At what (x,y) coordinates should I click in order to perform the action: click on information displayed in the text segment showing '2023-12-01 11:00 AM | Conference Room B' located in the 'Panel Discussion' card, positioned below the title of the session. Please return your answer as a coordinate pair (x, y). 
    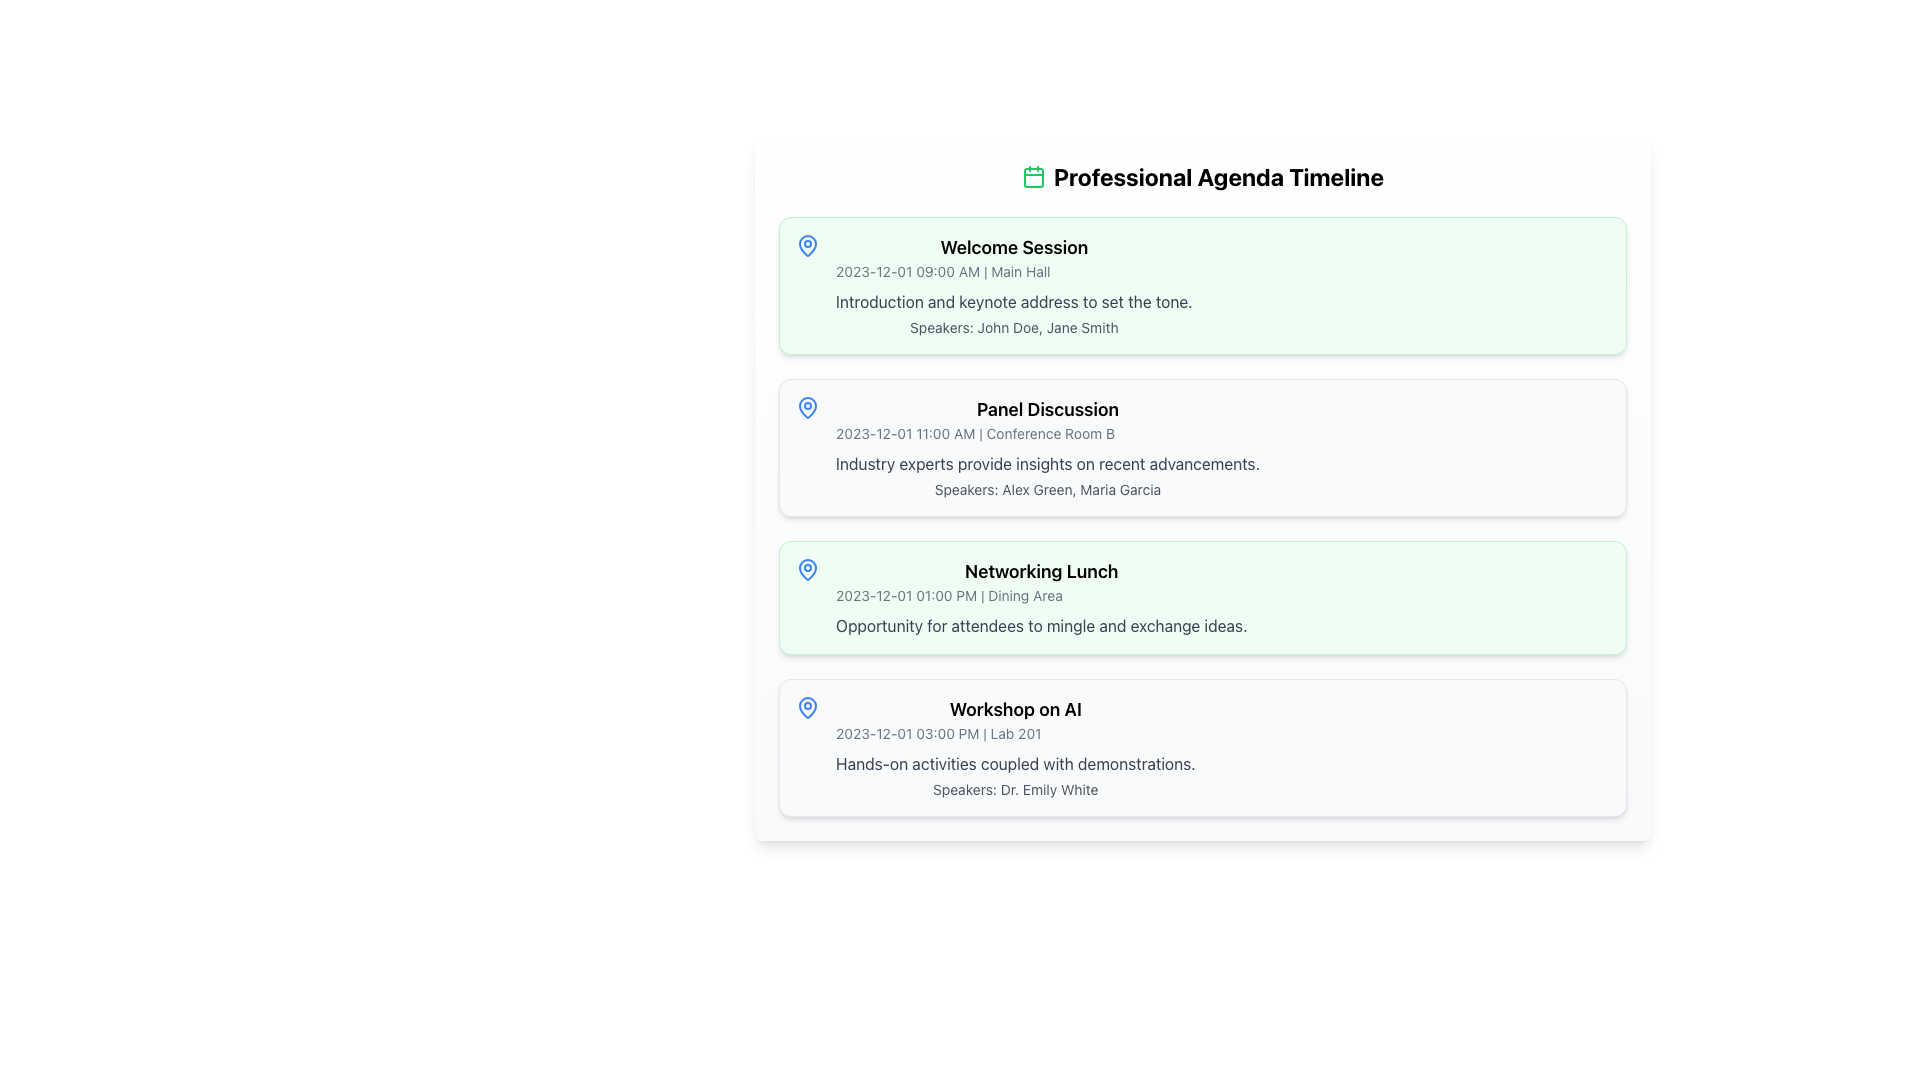
    Looking at the image, I should click on (1046, 433).